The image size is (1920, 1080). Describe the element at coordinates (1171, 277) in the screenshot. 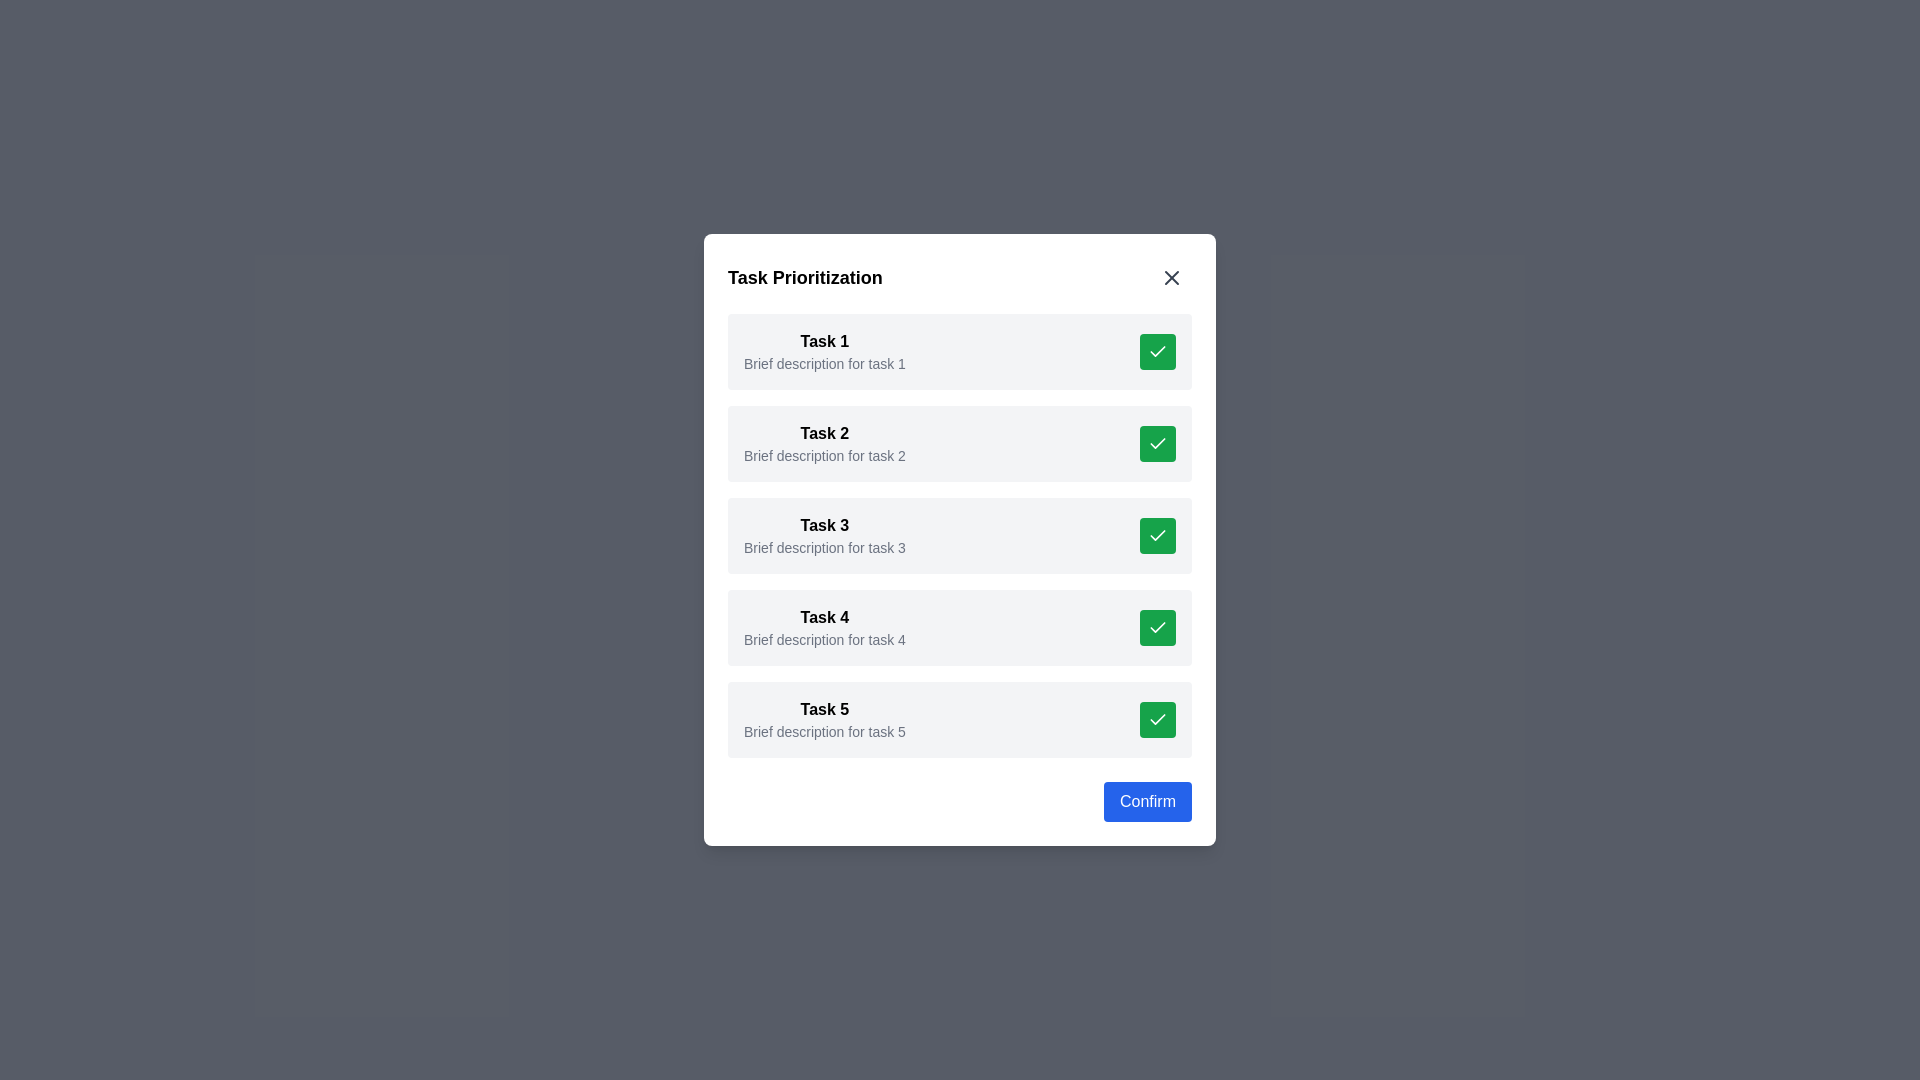

I see `the small circular button with a dark gray border and light gray background, containing an 'X' icon, located in the header area of the modal` at that location.